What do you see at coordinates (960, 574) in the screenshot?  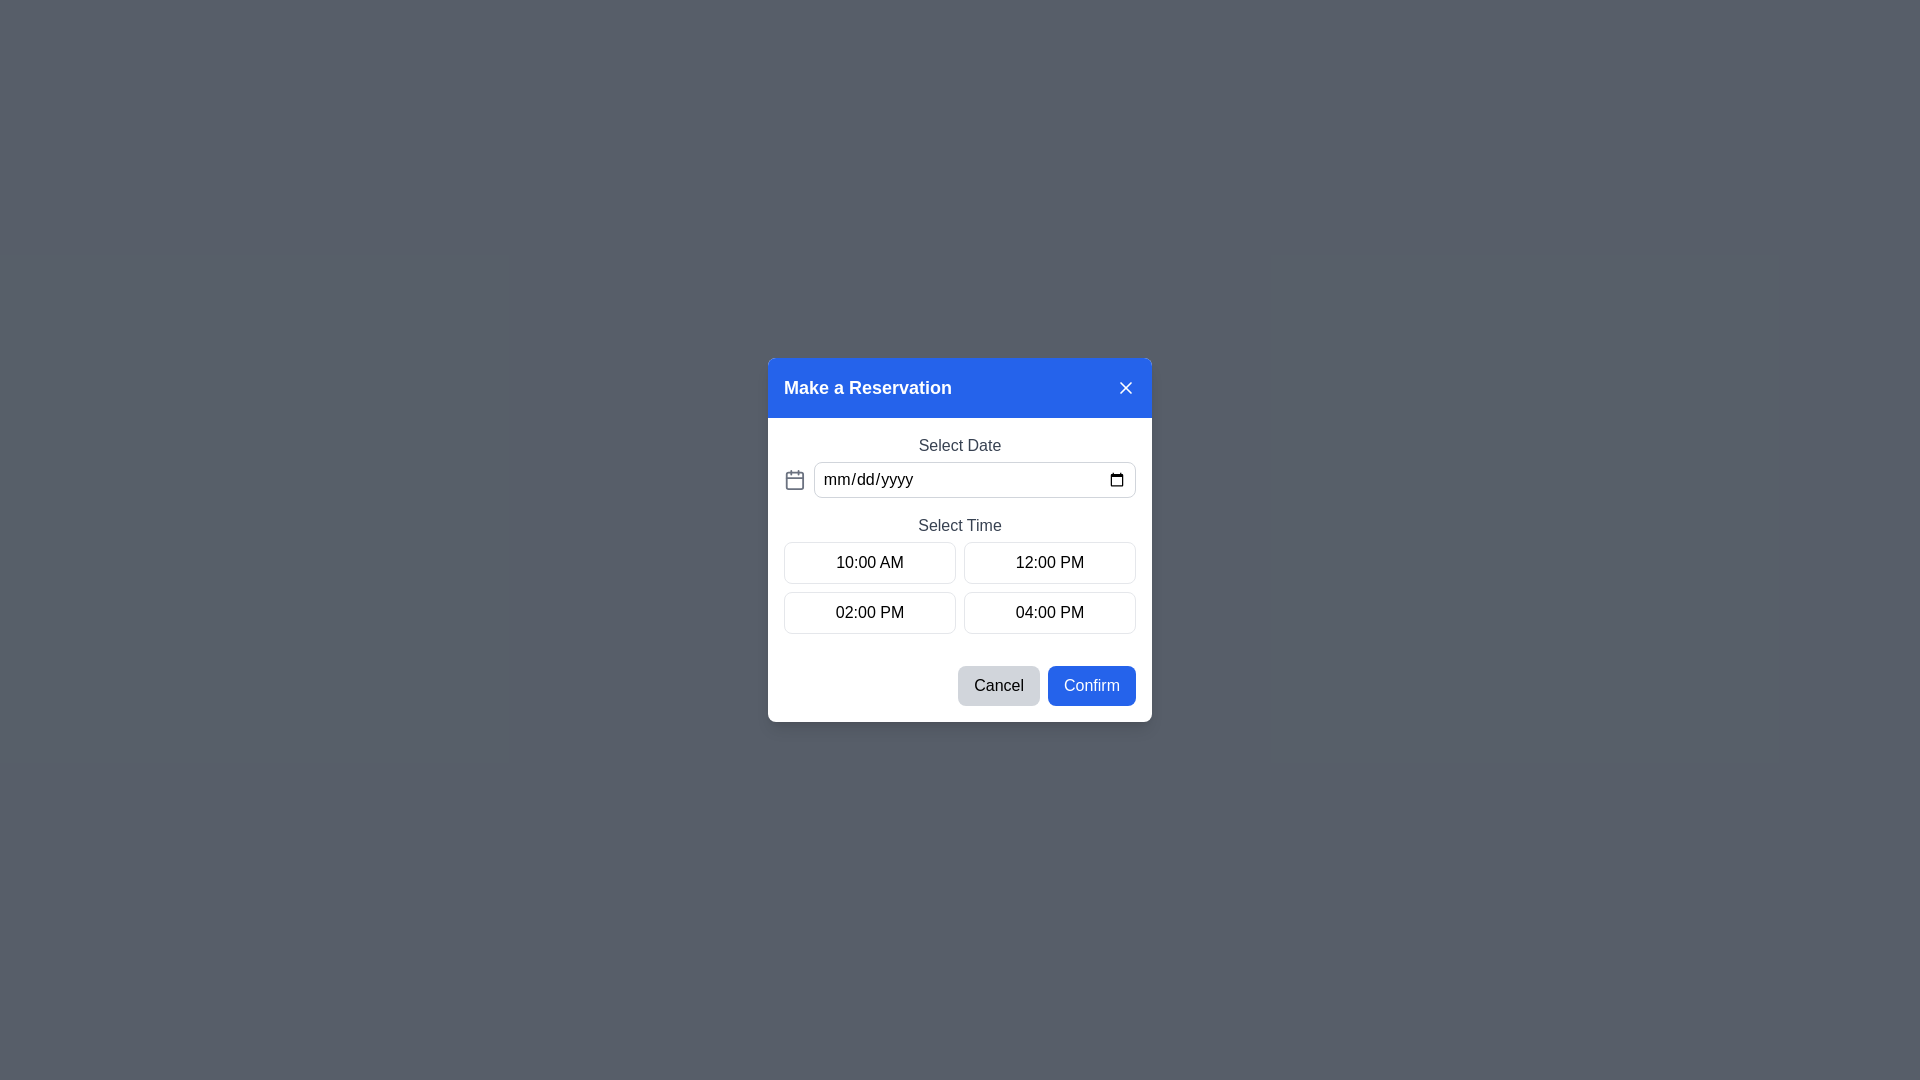 I see `the time slot button in the grid located below the 'Select Date' section within the 'Make a Reservation' modal dialog` at bounding box center [960, 574].